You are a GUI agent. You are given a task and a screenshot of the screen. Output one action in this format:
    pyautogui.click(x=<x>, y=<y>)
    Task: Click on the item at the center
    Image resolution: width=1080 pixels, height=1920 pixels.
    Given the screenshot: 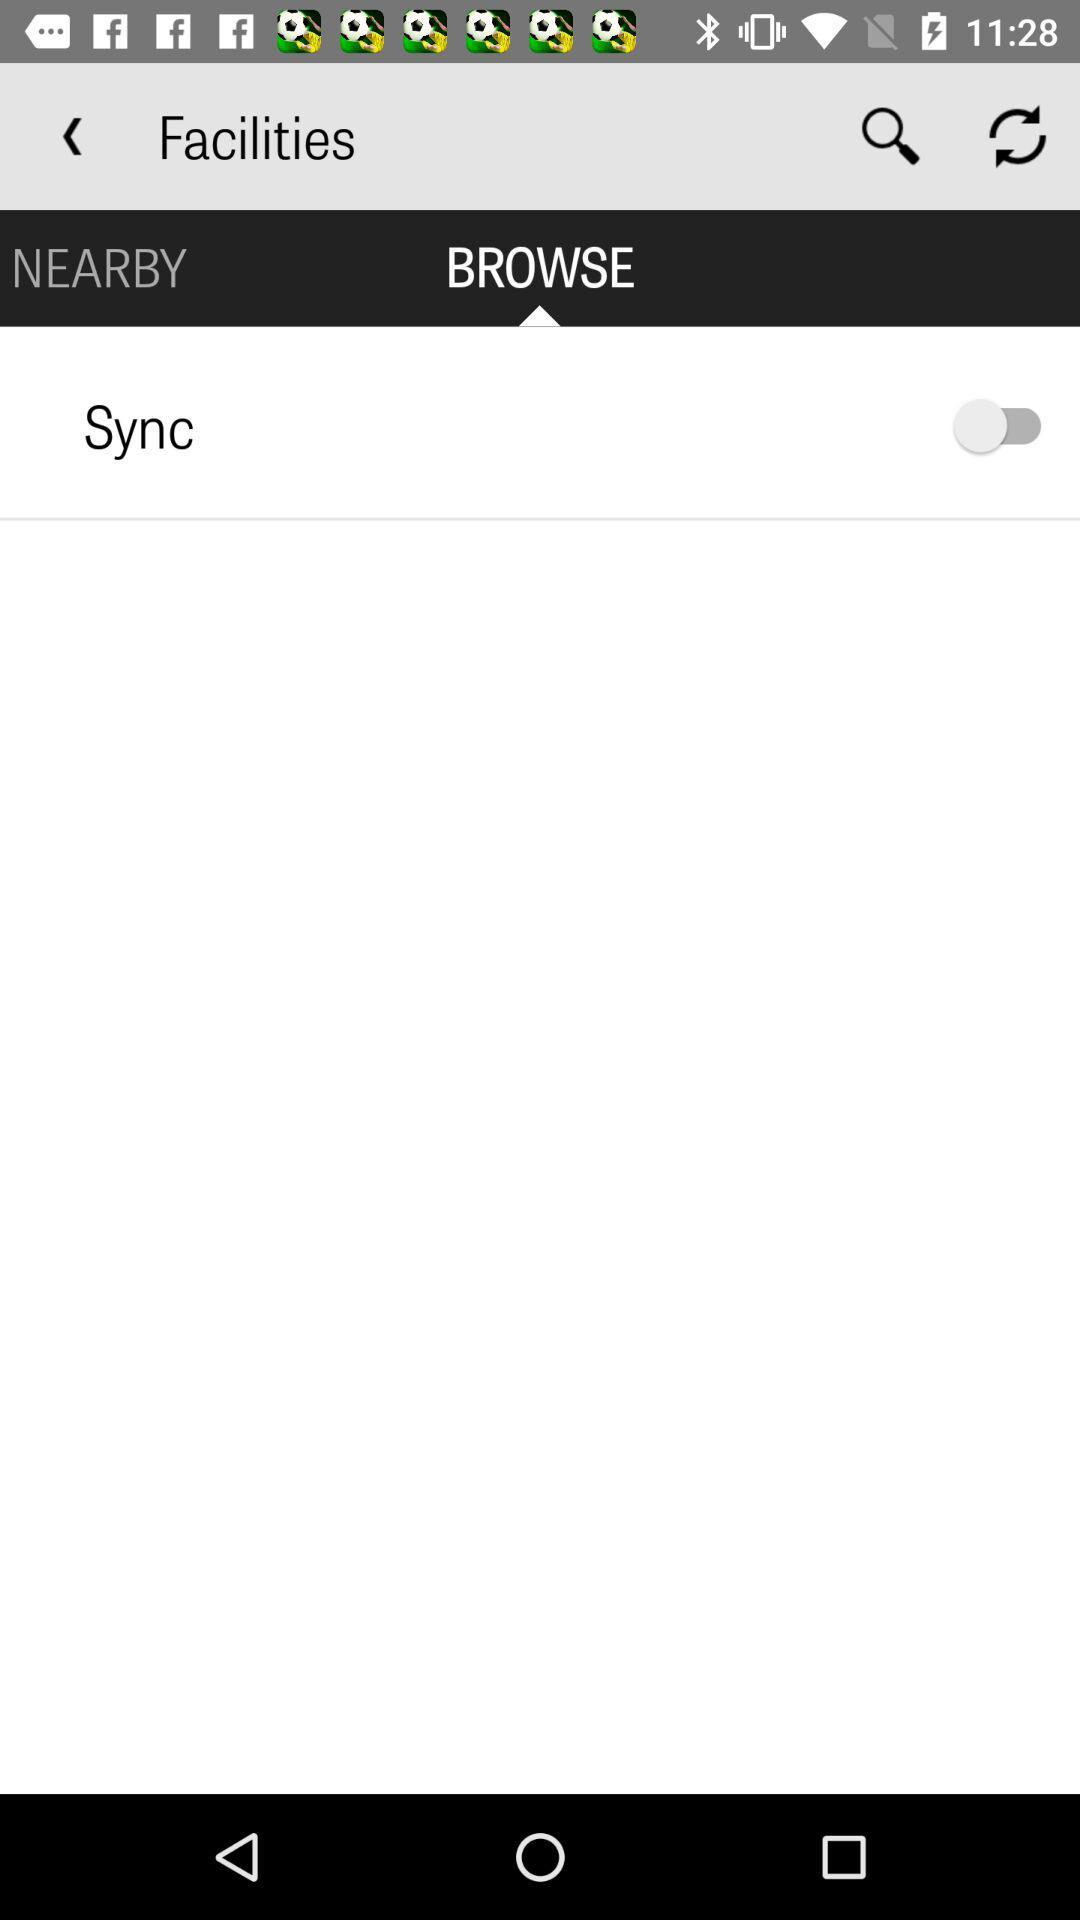 What is the action you would take?
    pyautogui.click(x=540, y=1157)
    